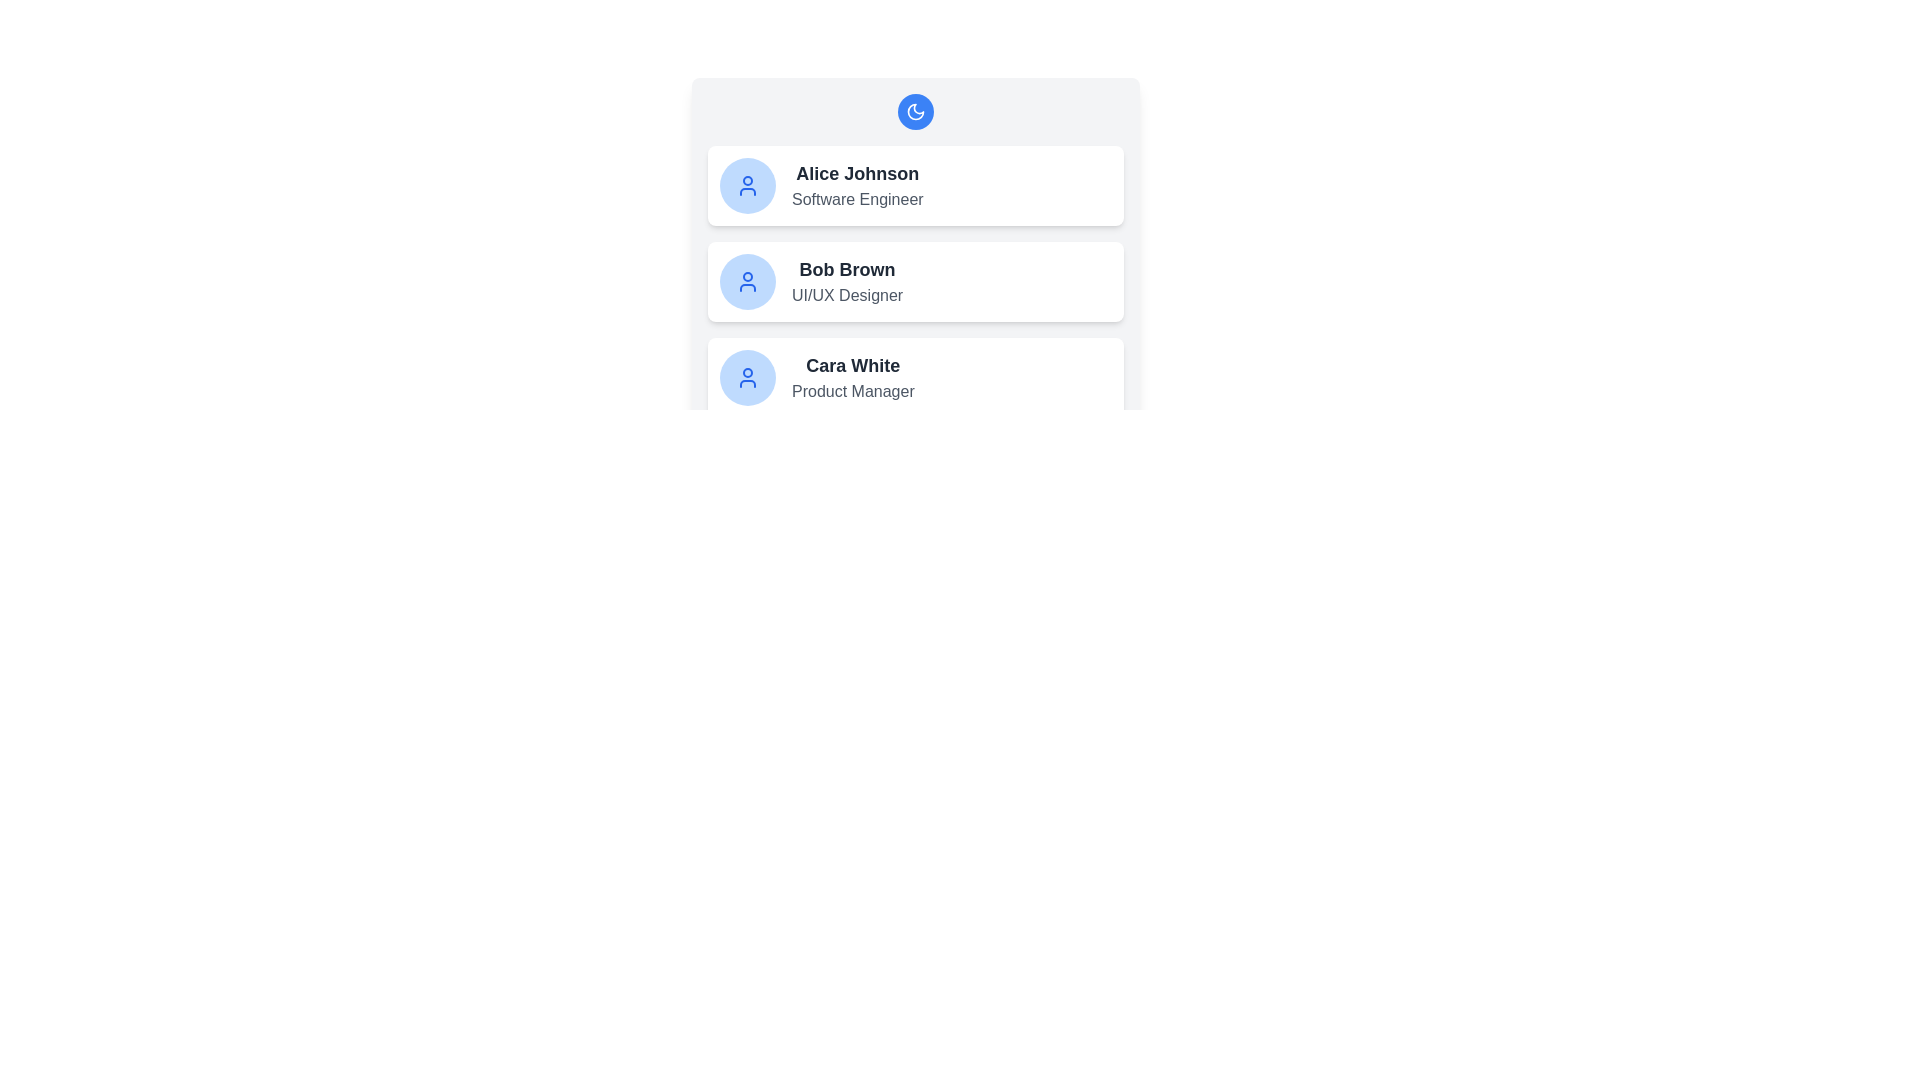 This screenshot has width=1920, height=1080. I want to click on the text block displaying 'Cara White', so click(853, 378).